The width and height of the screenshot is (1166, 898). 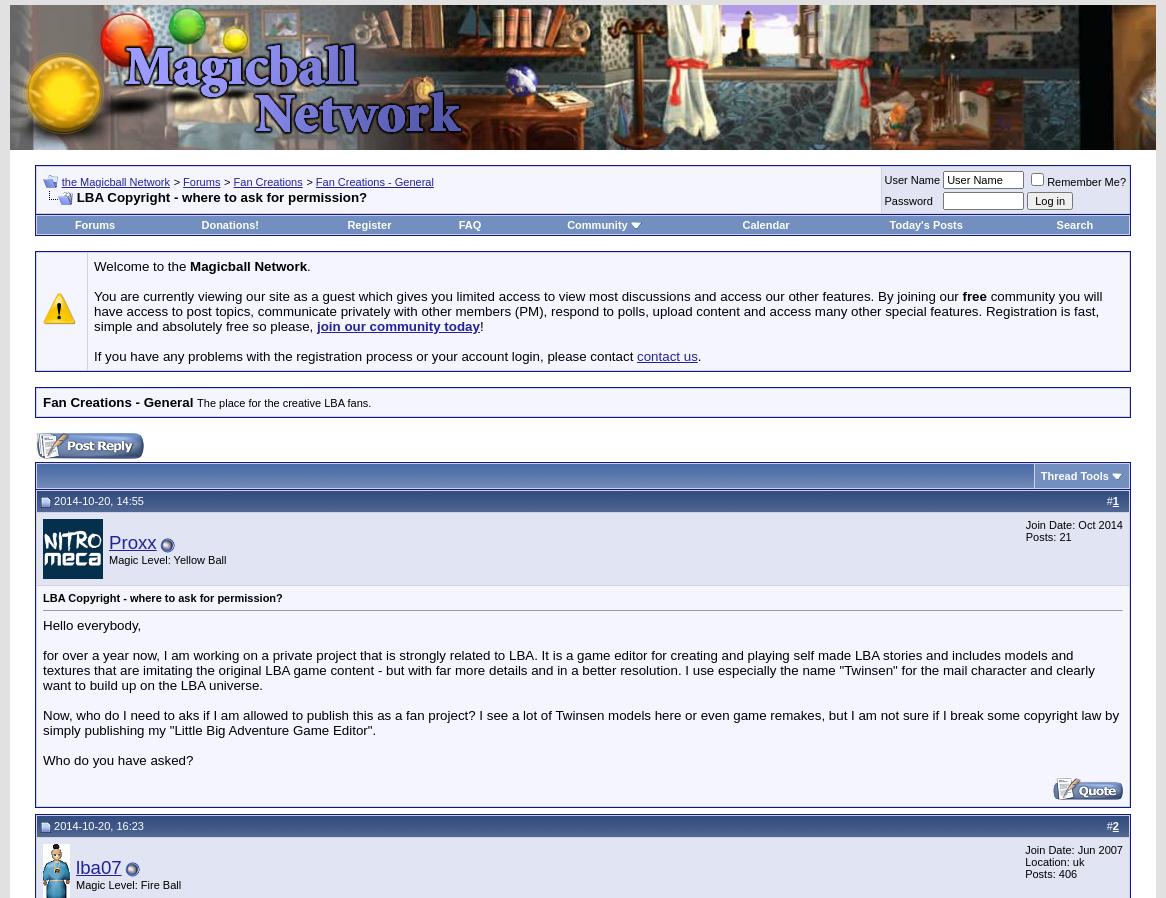 I want to click on 'Hello everybody,', so click(x=90, y=623).